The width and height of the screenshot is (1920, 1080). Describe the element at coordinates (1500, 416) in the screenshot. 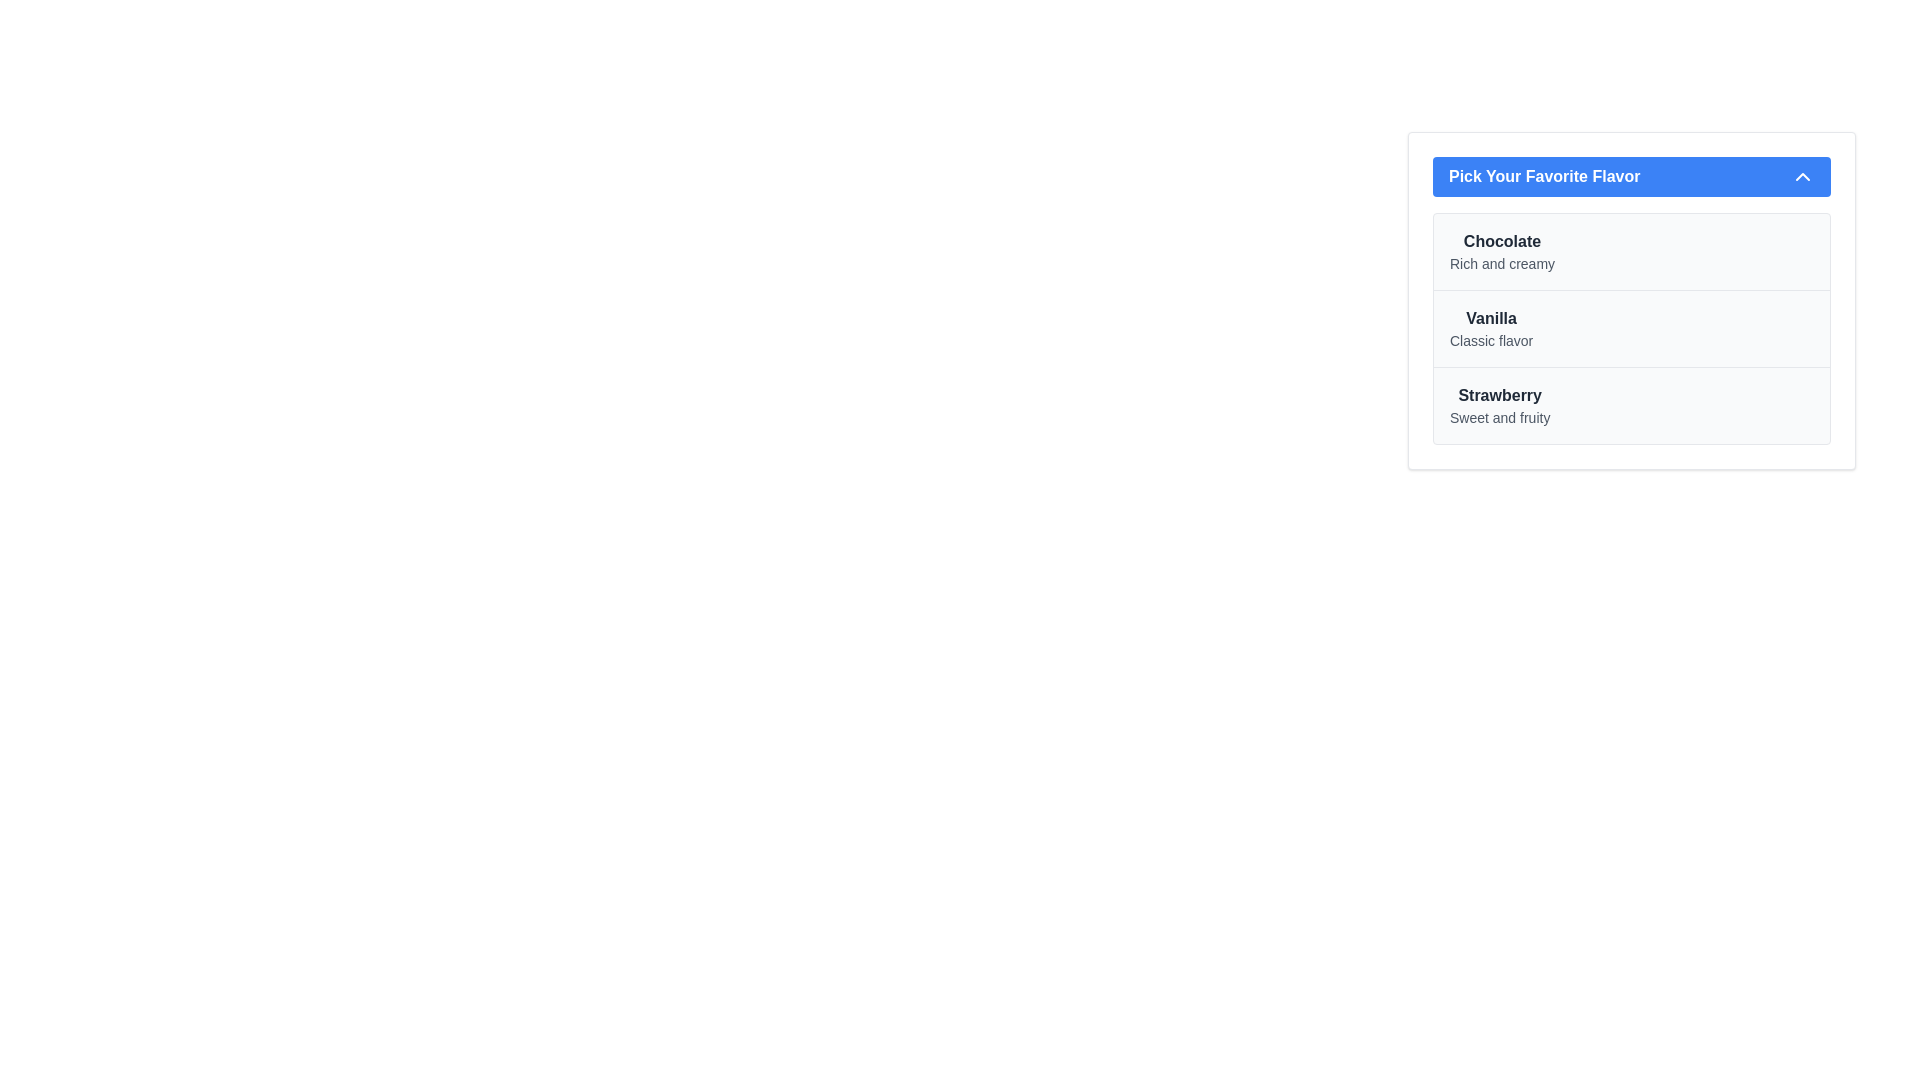

I see `the text label reading 'Sweet and fruity', which is positioned directly beneath the bold text 'Strawberry' in the vertical list labeled 'Pick Your Favorite Flavor'` at that location.